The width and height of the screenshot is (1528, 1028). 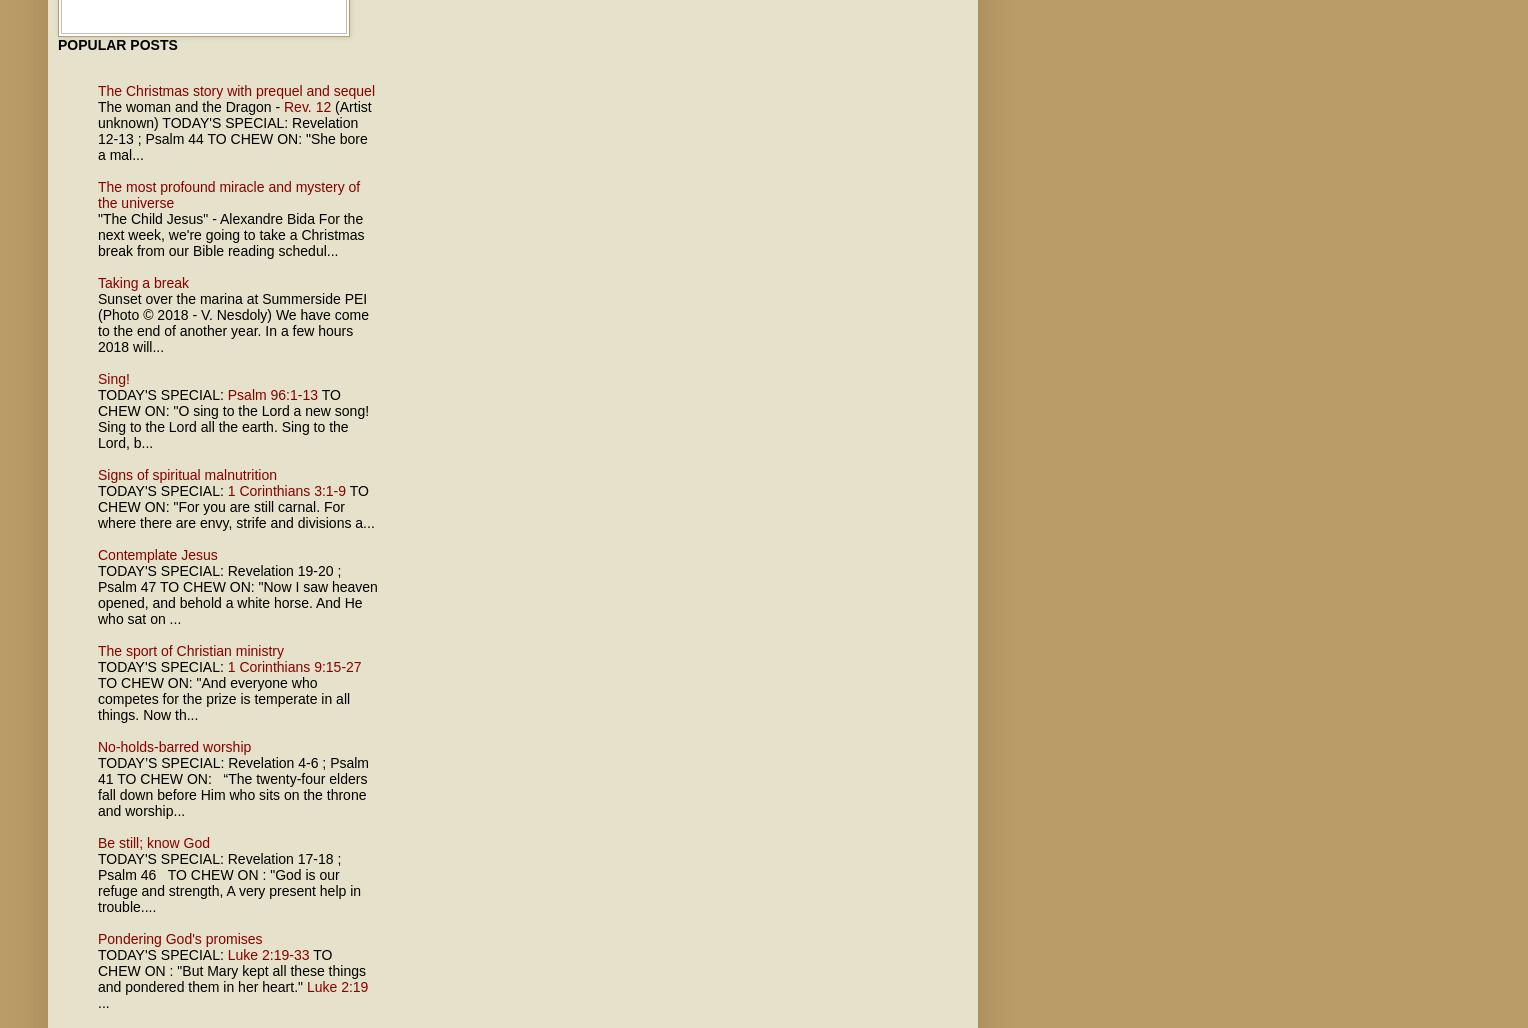 What do you see at coordinates (143, 283) in the screenshot?
I see `'Taking a break'` at bounding box center [143, 283].